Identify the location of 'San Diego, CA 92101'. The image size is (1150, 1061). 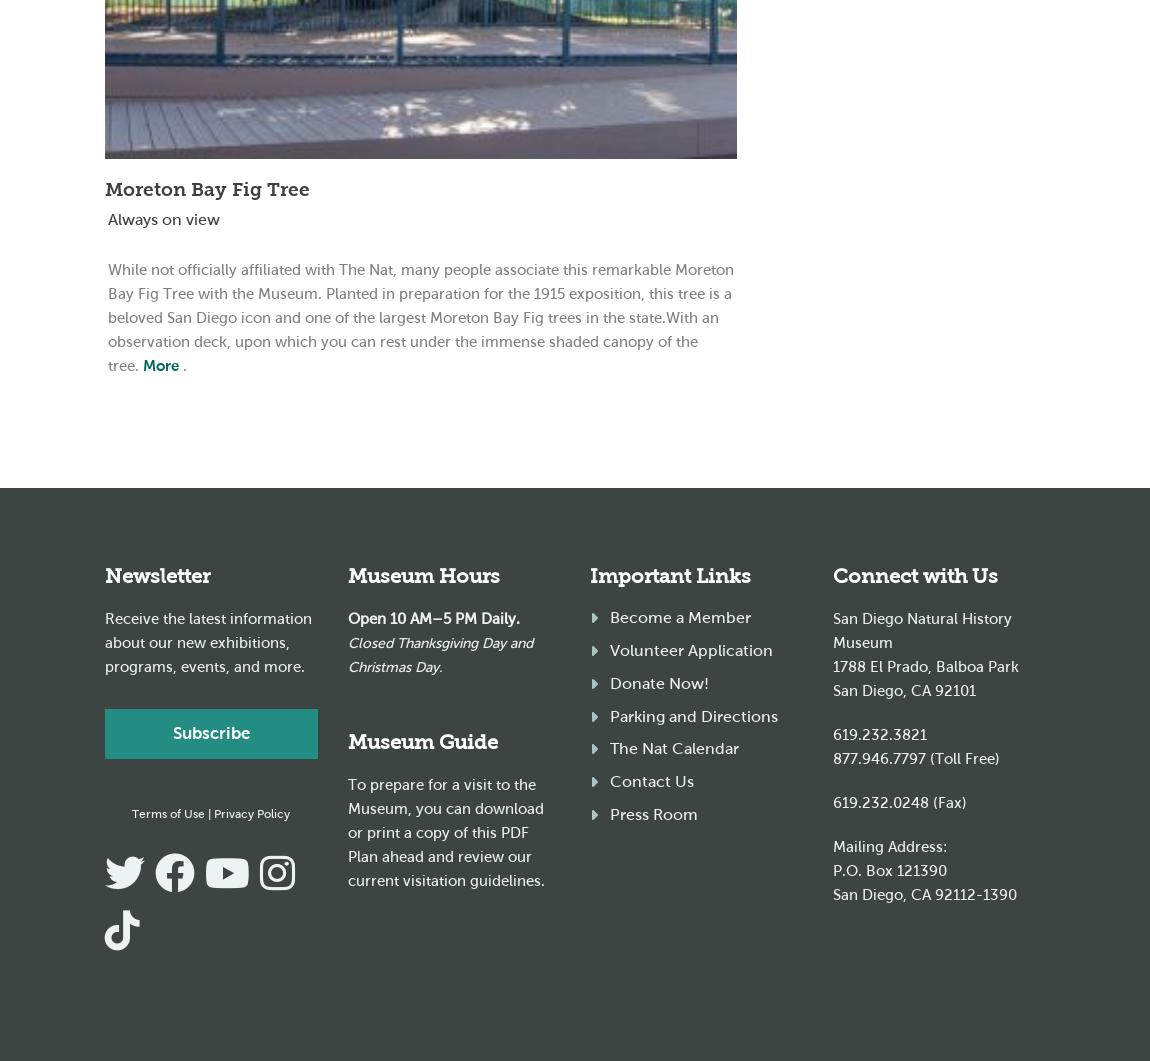
(903, 690).